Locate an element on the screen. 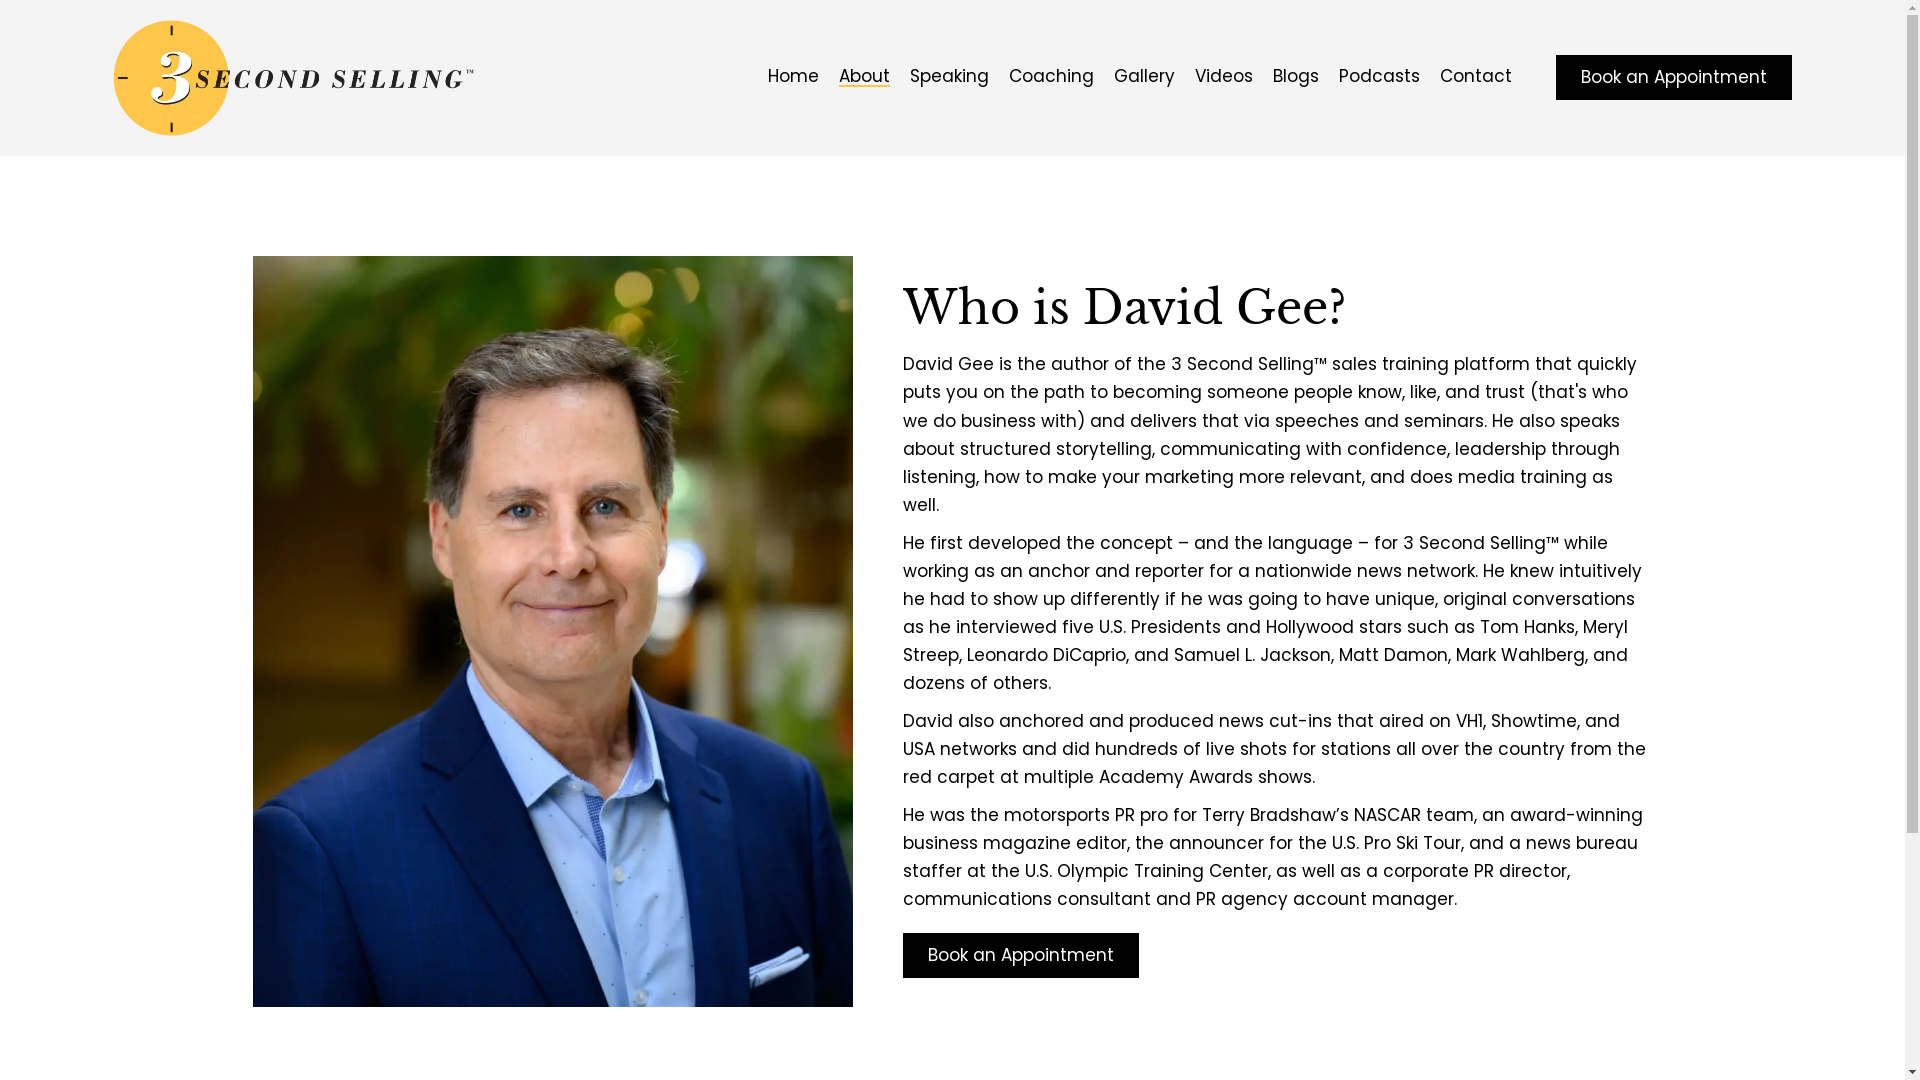 This screenshot has width=1920, height=1080. 'Contact' is located at coordinates (1476, 76).